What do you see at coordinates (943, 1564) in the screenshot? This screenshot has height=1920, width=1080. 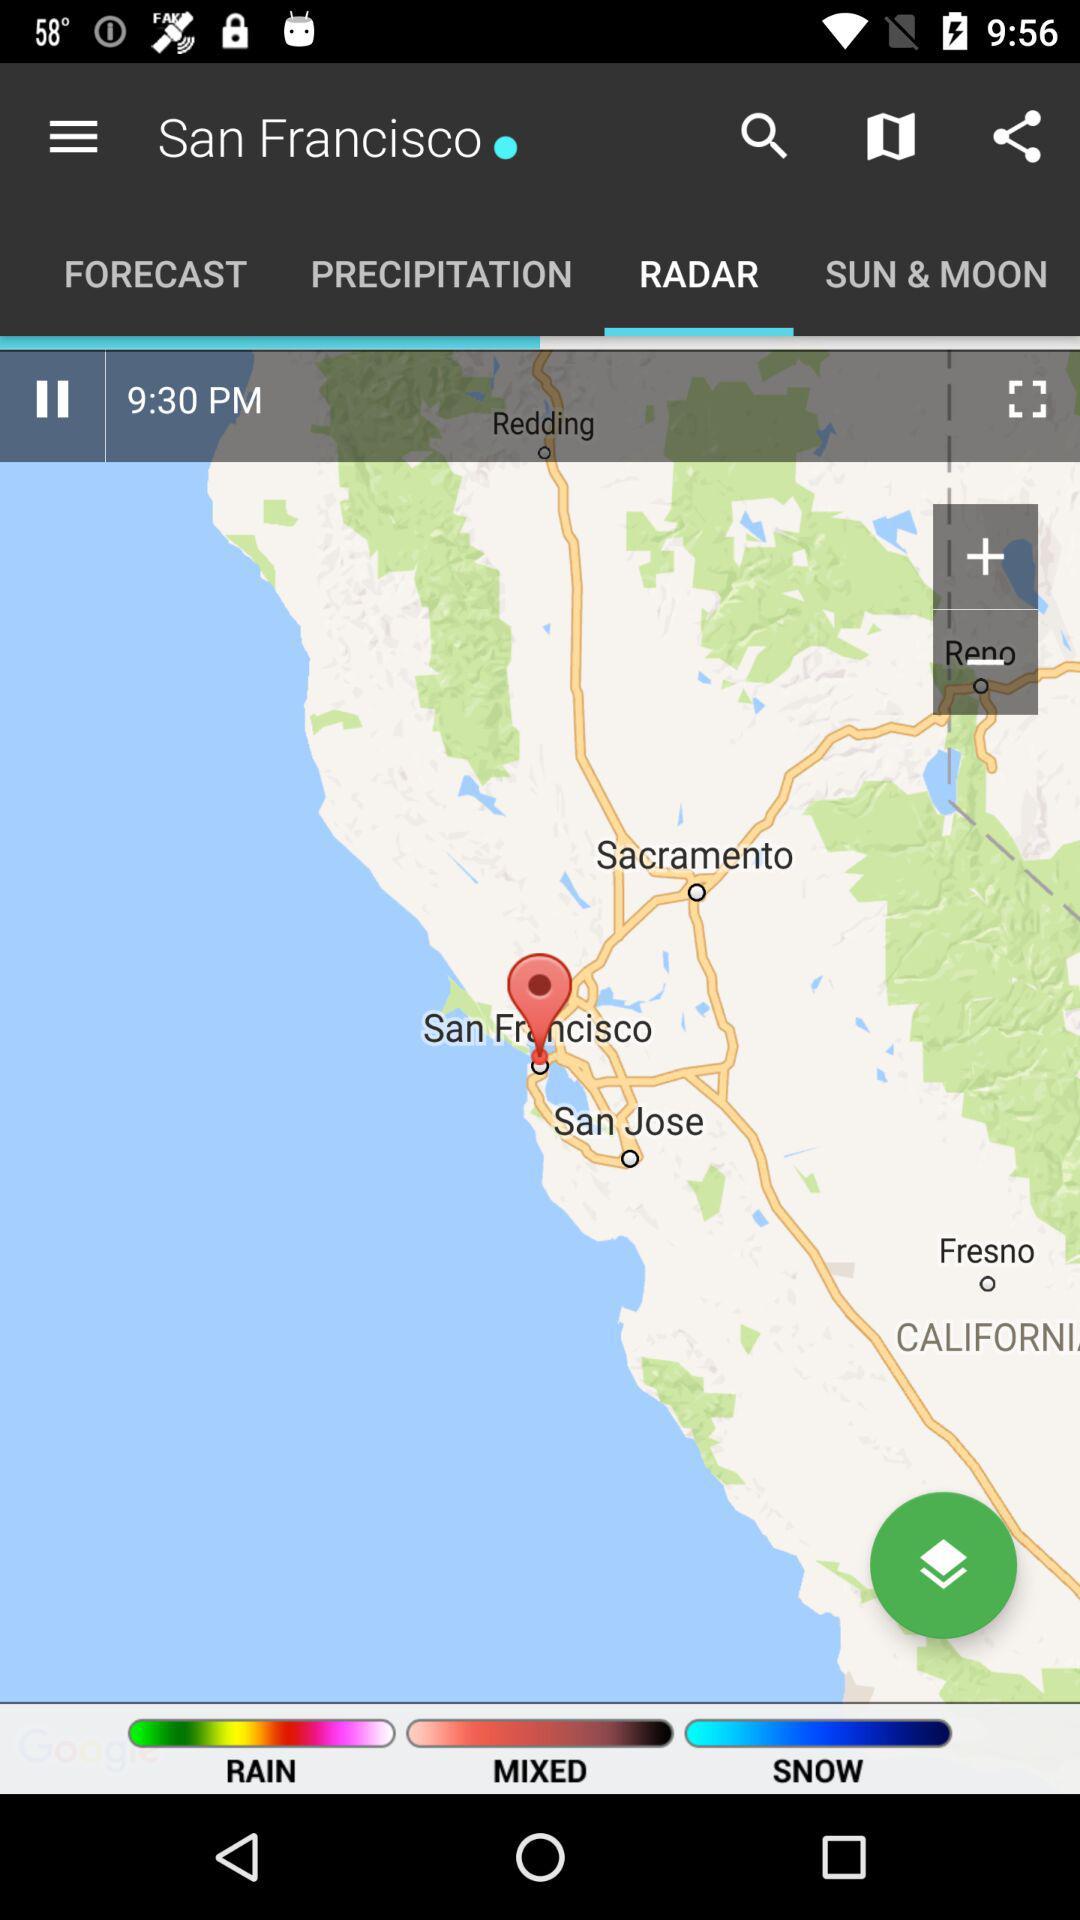 I see `the layers icon` at bounding box center [943, 1564].